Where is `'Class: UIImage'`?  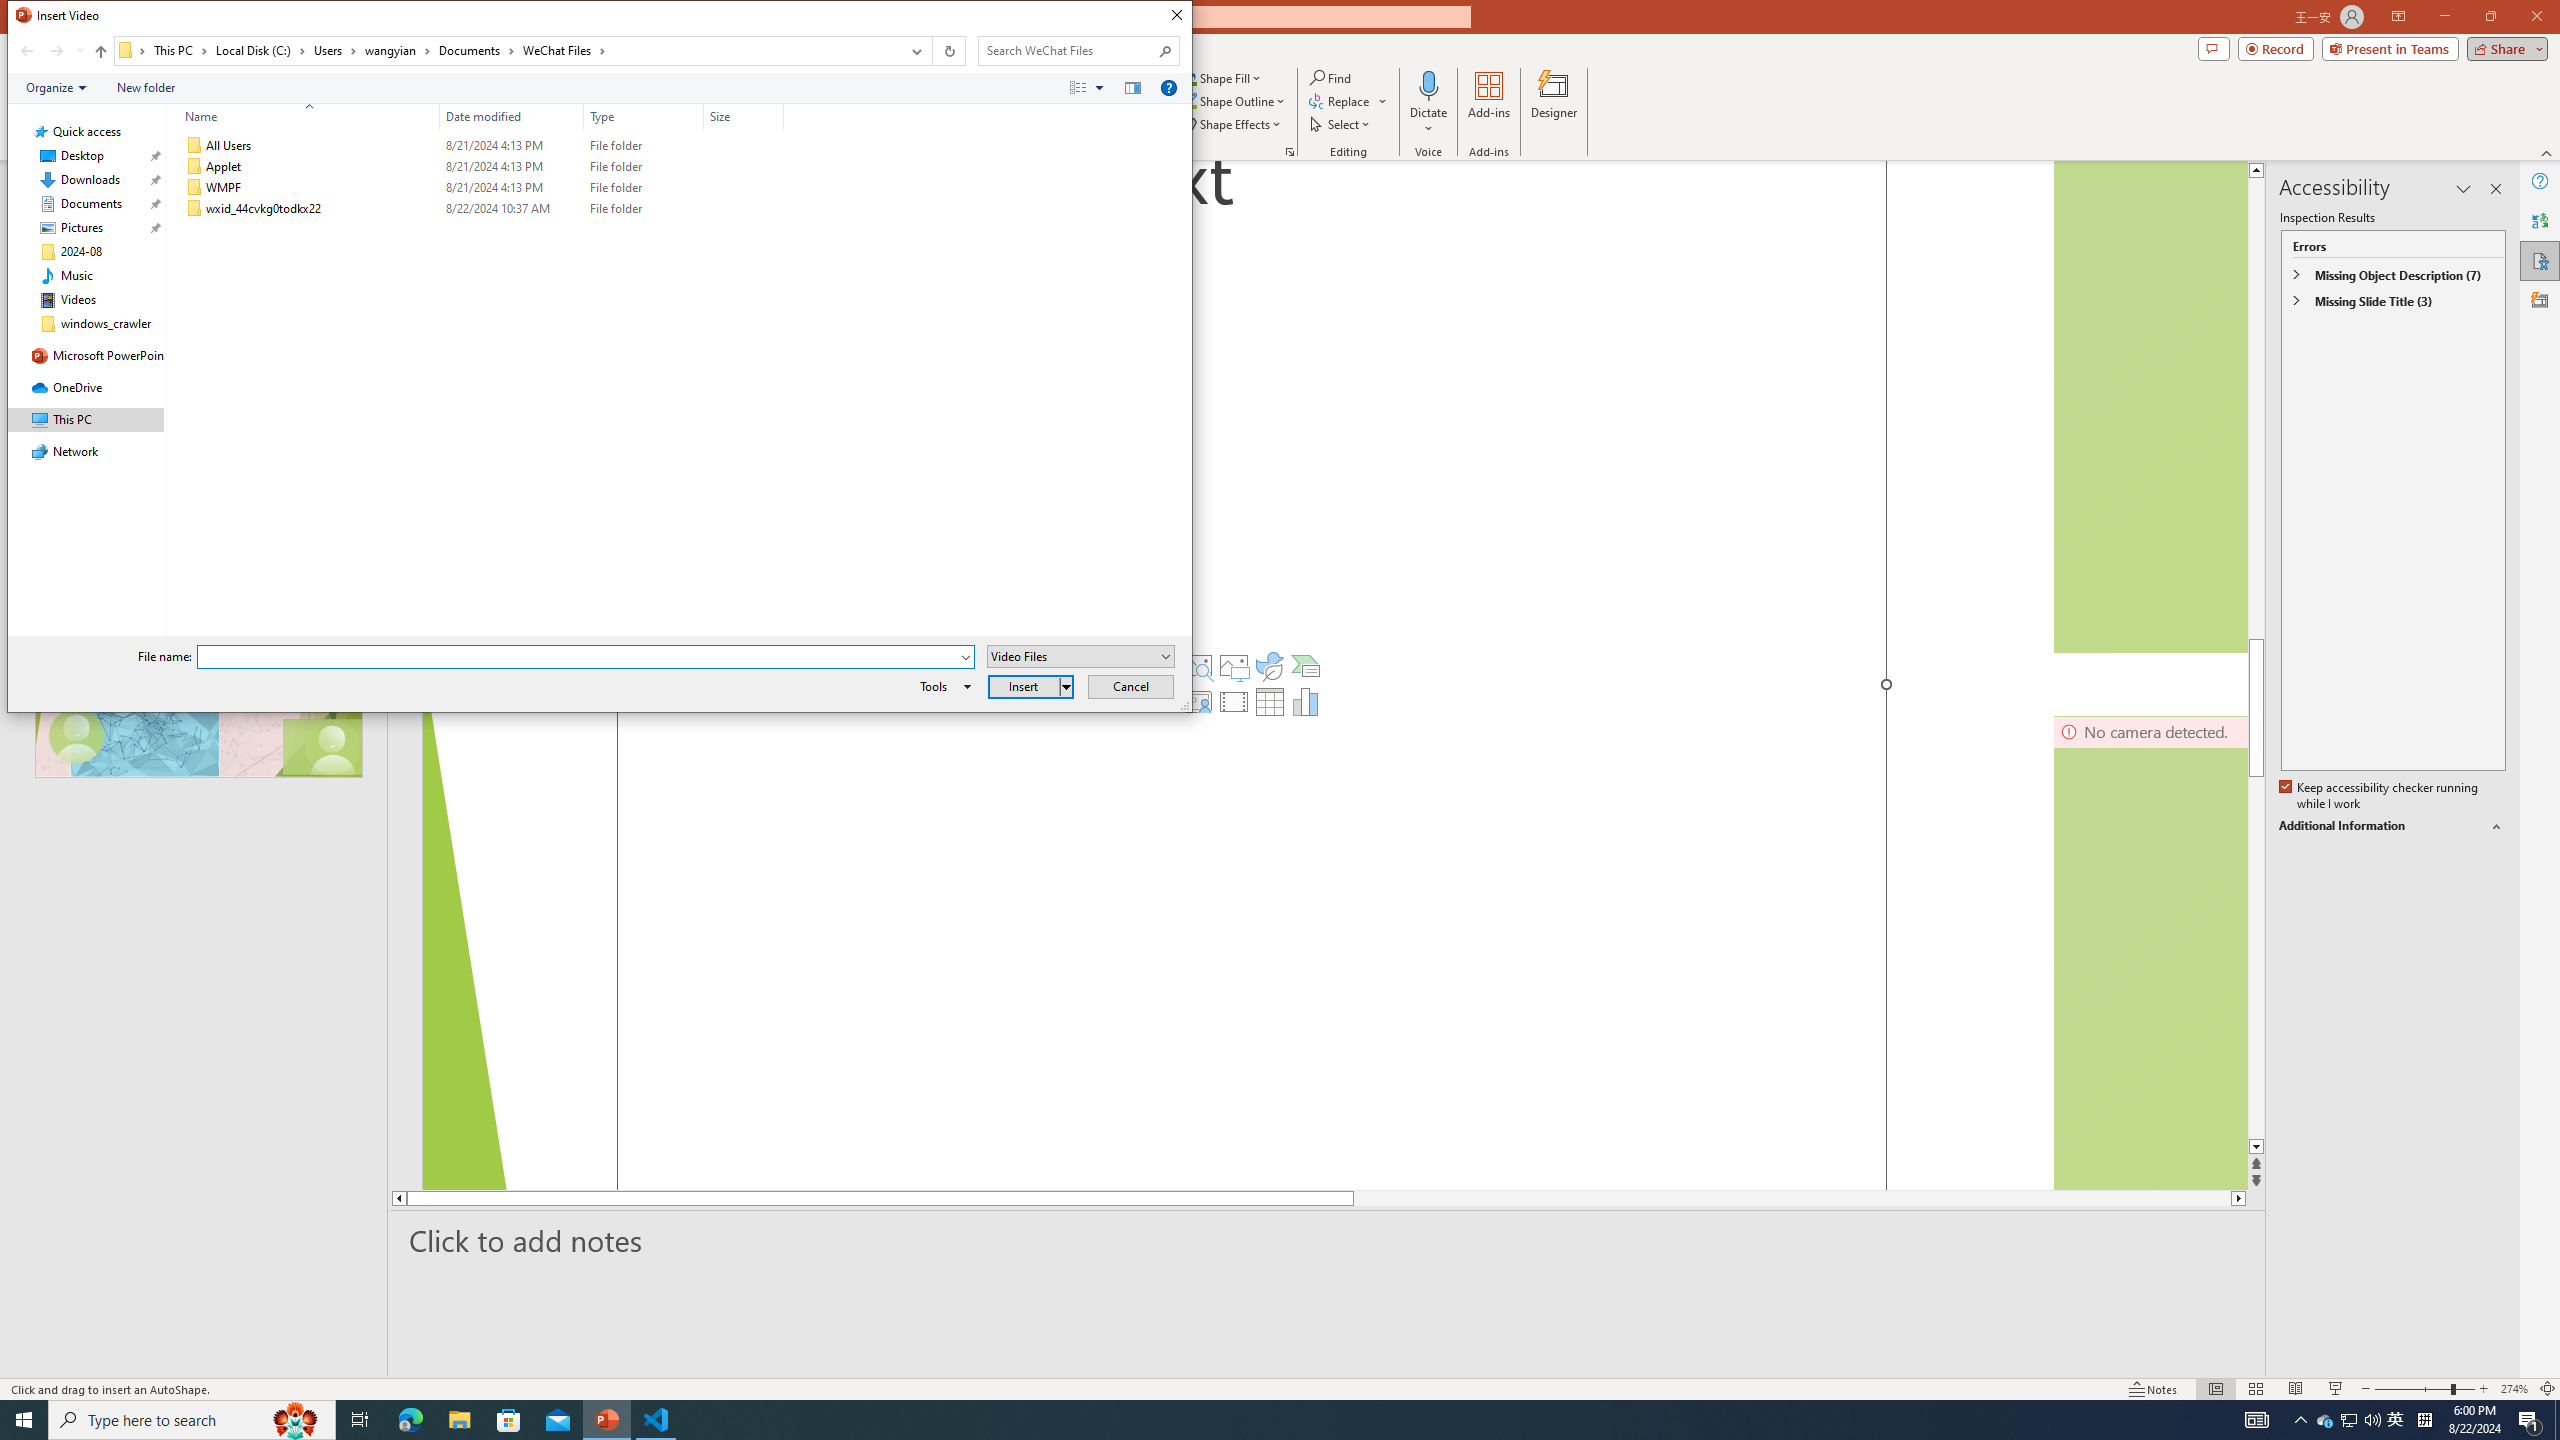 'Class: UIImage' is located at coordinates (195, 208).